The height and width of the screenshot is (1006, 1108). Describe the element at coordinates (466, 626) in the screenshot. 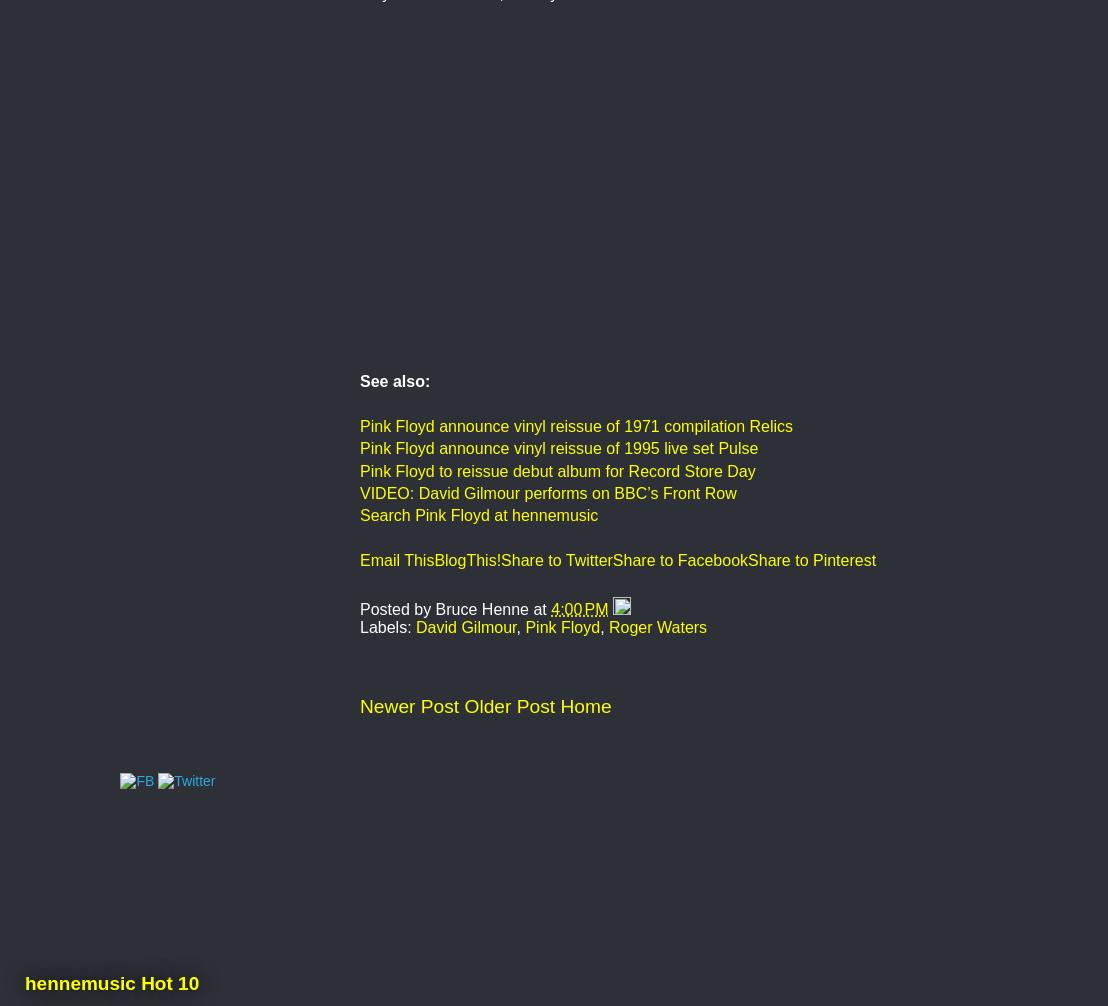

I see `'David Gilmour'` at that location.